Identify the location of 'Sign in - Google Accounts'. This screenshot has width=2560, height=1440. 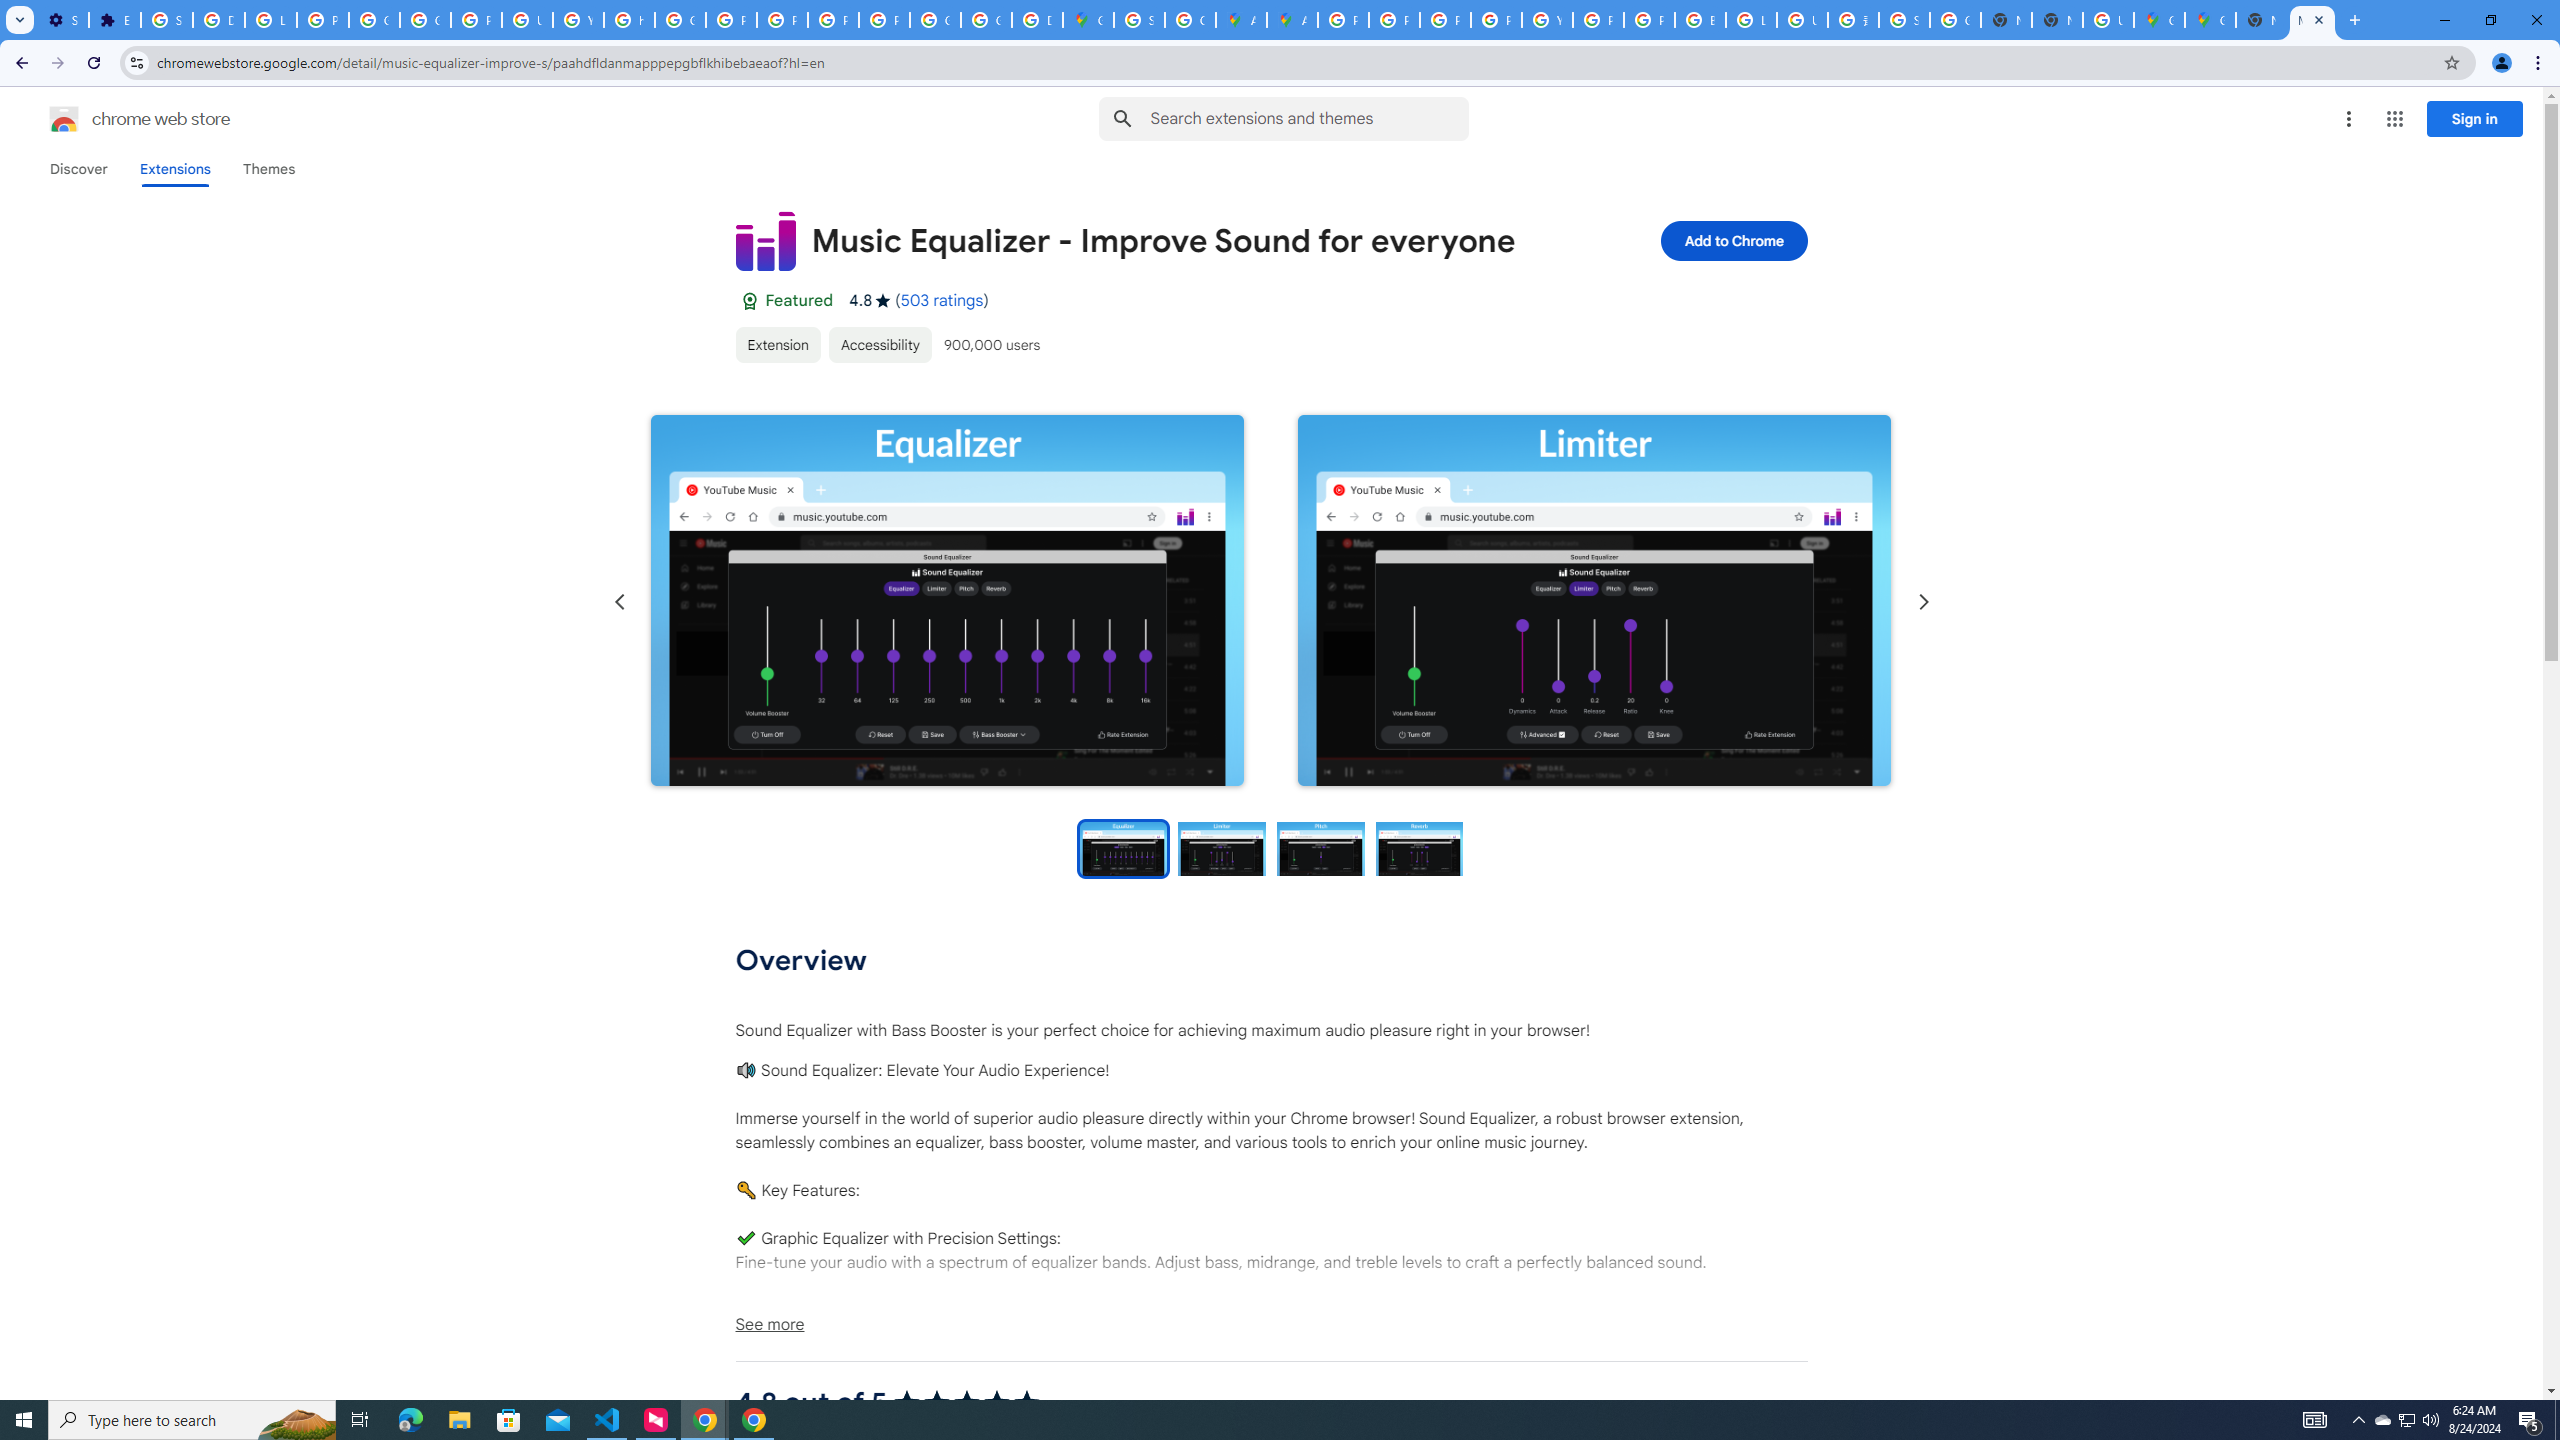
(167, 19).